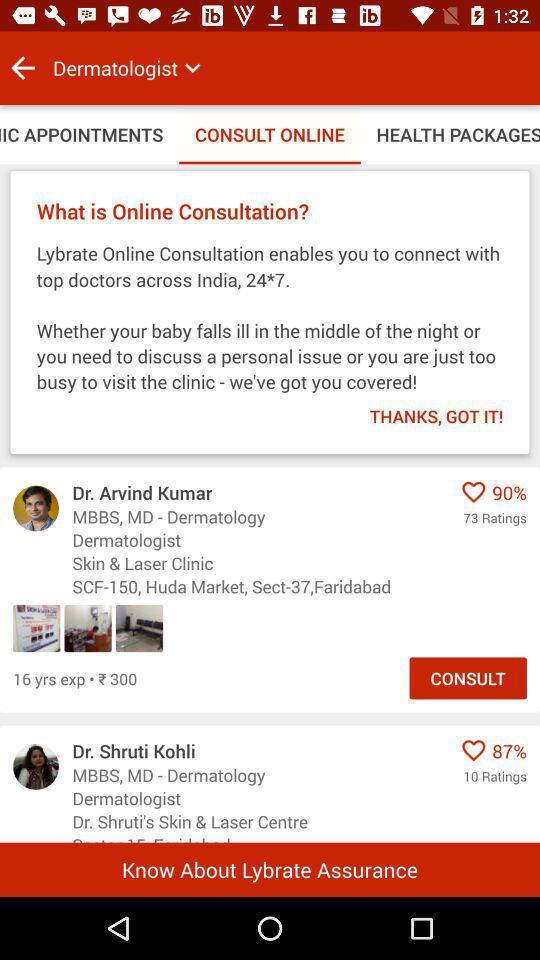 Image resolution: width=540 pixels, height=960 pixels. What do you see at coordinates (22, 68) in the screenshot?
I see `go back` at bounding box center [22, 68].